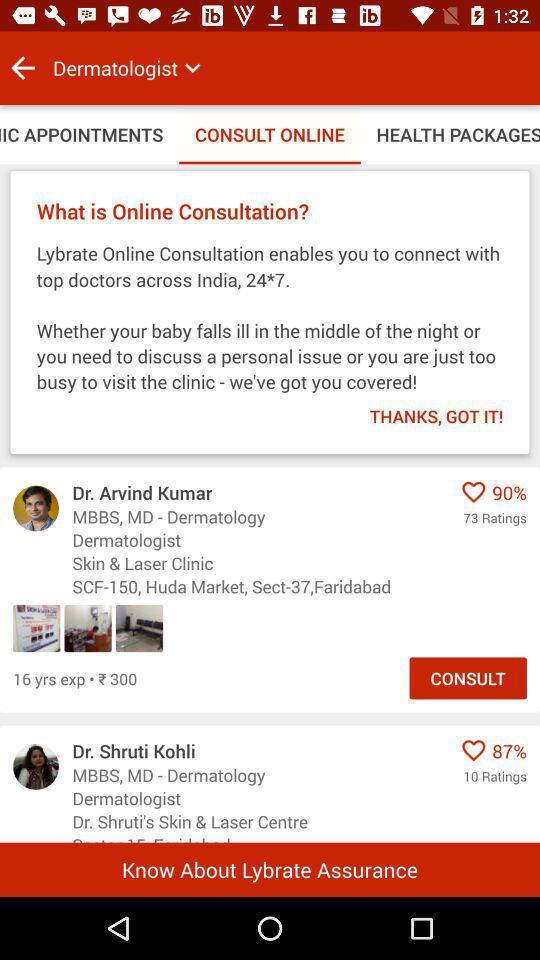 Image resolution: width=540 pixels, height=960 pixels. What do you see at coordinates (22, 68) in the screenshot?
I see `go back` at bounding box center [22, 68].